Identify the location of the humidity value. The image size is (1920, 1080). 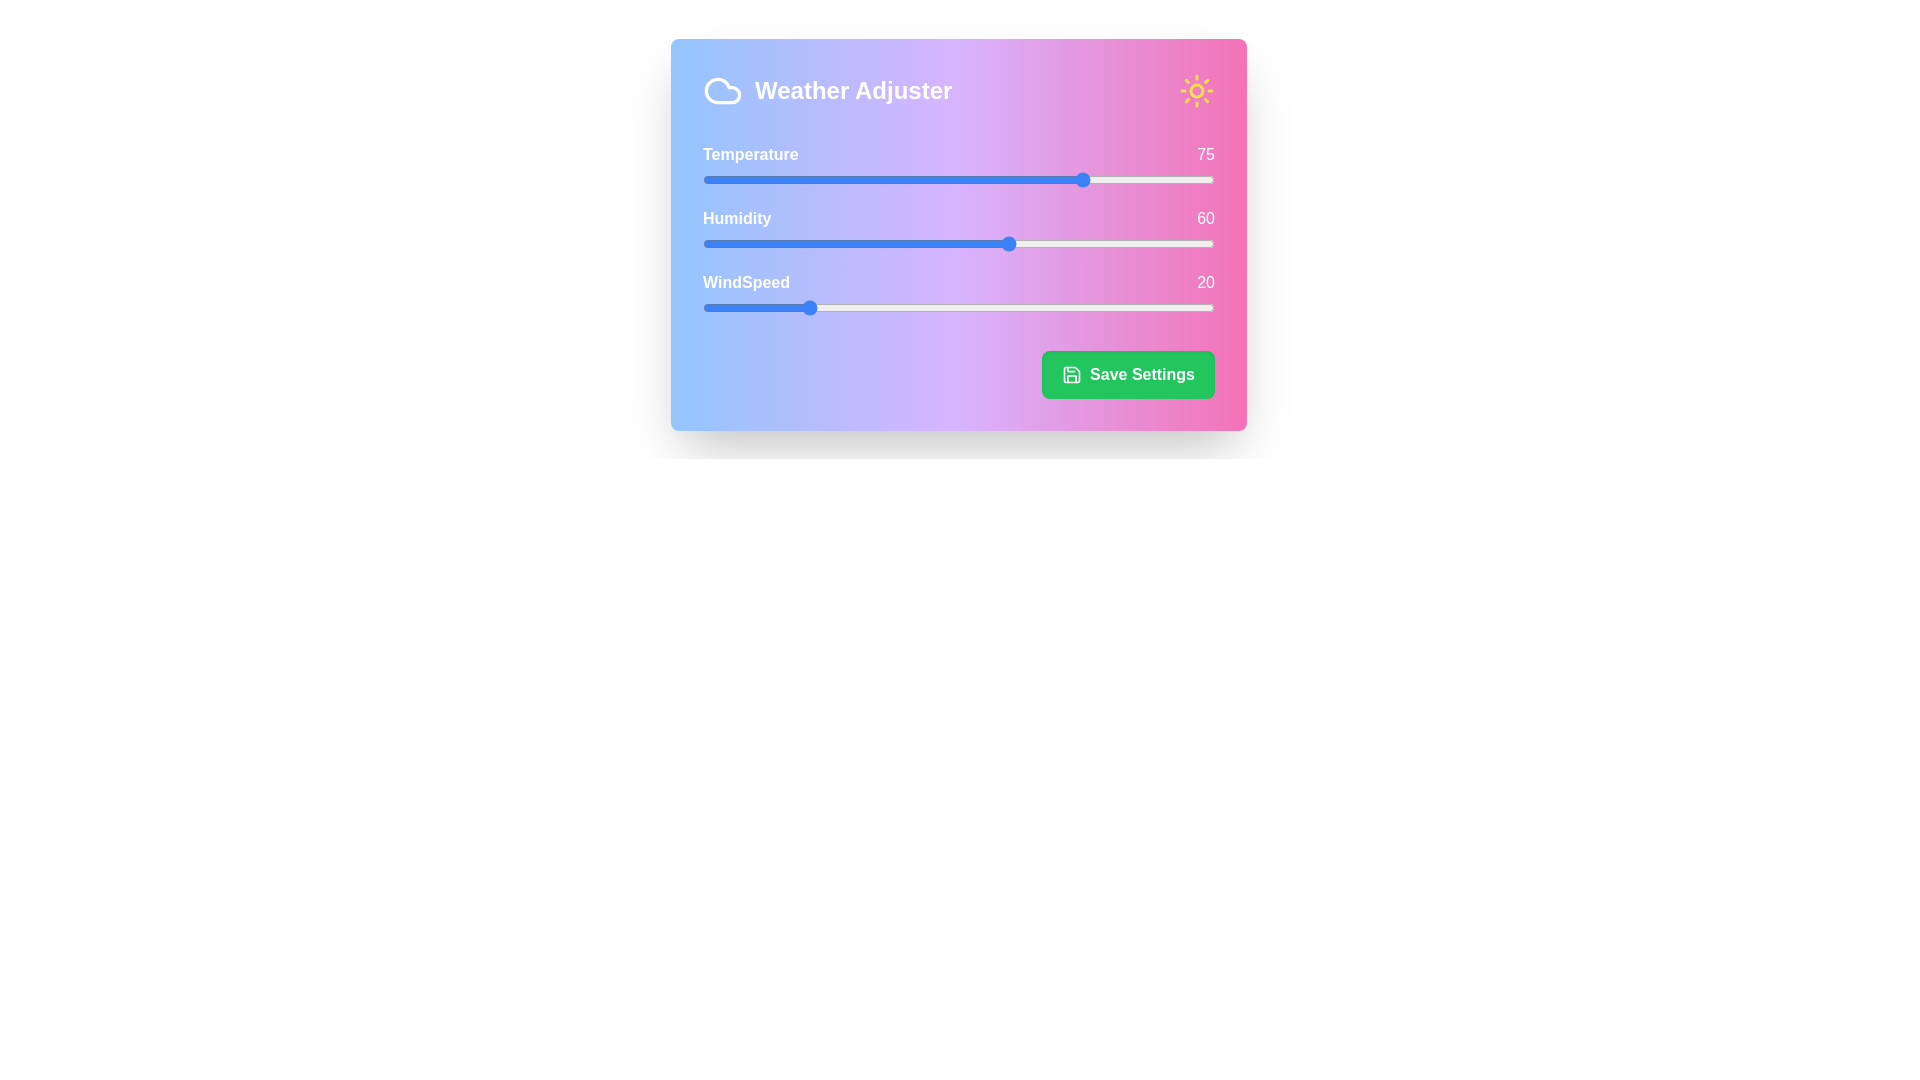
(1035, 242).